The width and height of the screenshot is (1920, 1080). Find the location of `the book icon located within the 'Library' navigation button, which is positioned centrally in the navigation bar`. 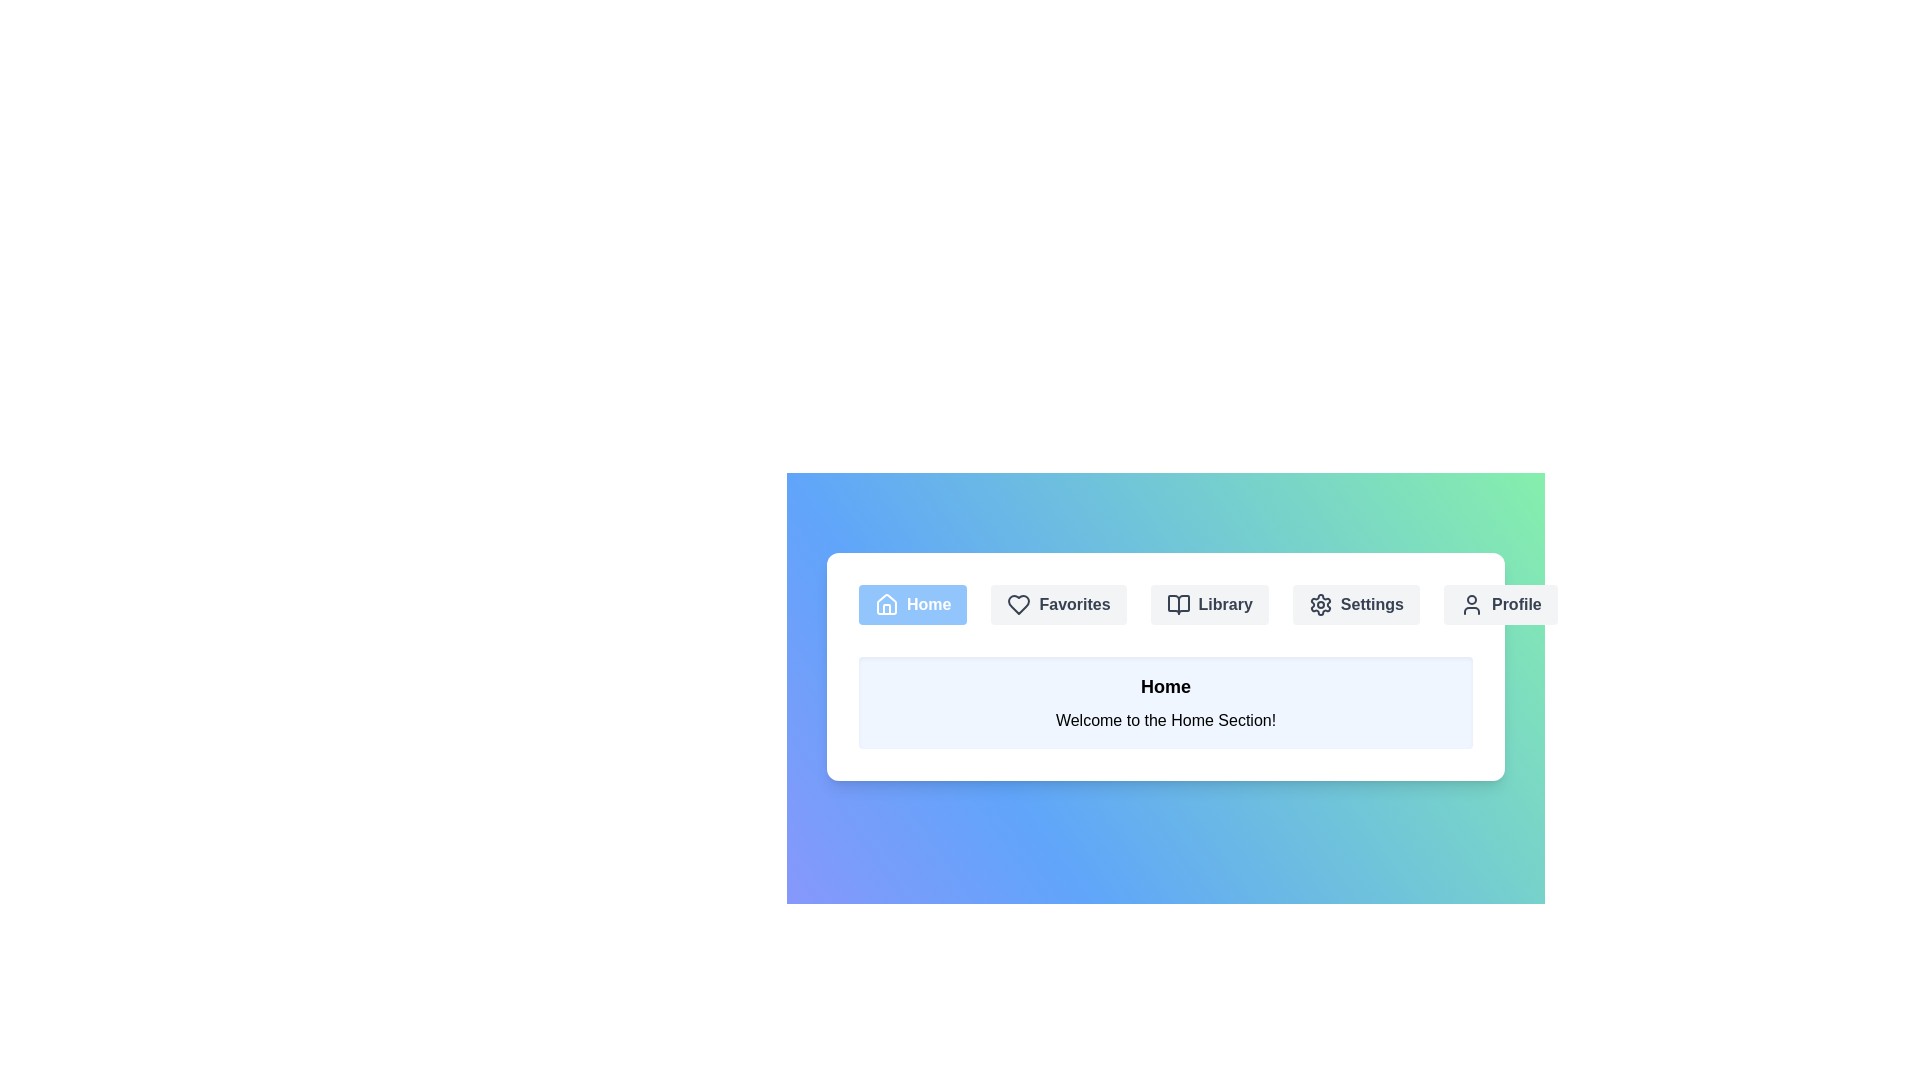

the book icon located within the 'Library' navigation button, which is positioned centrally in the navigation bar is located at coordinates (1178, 604).